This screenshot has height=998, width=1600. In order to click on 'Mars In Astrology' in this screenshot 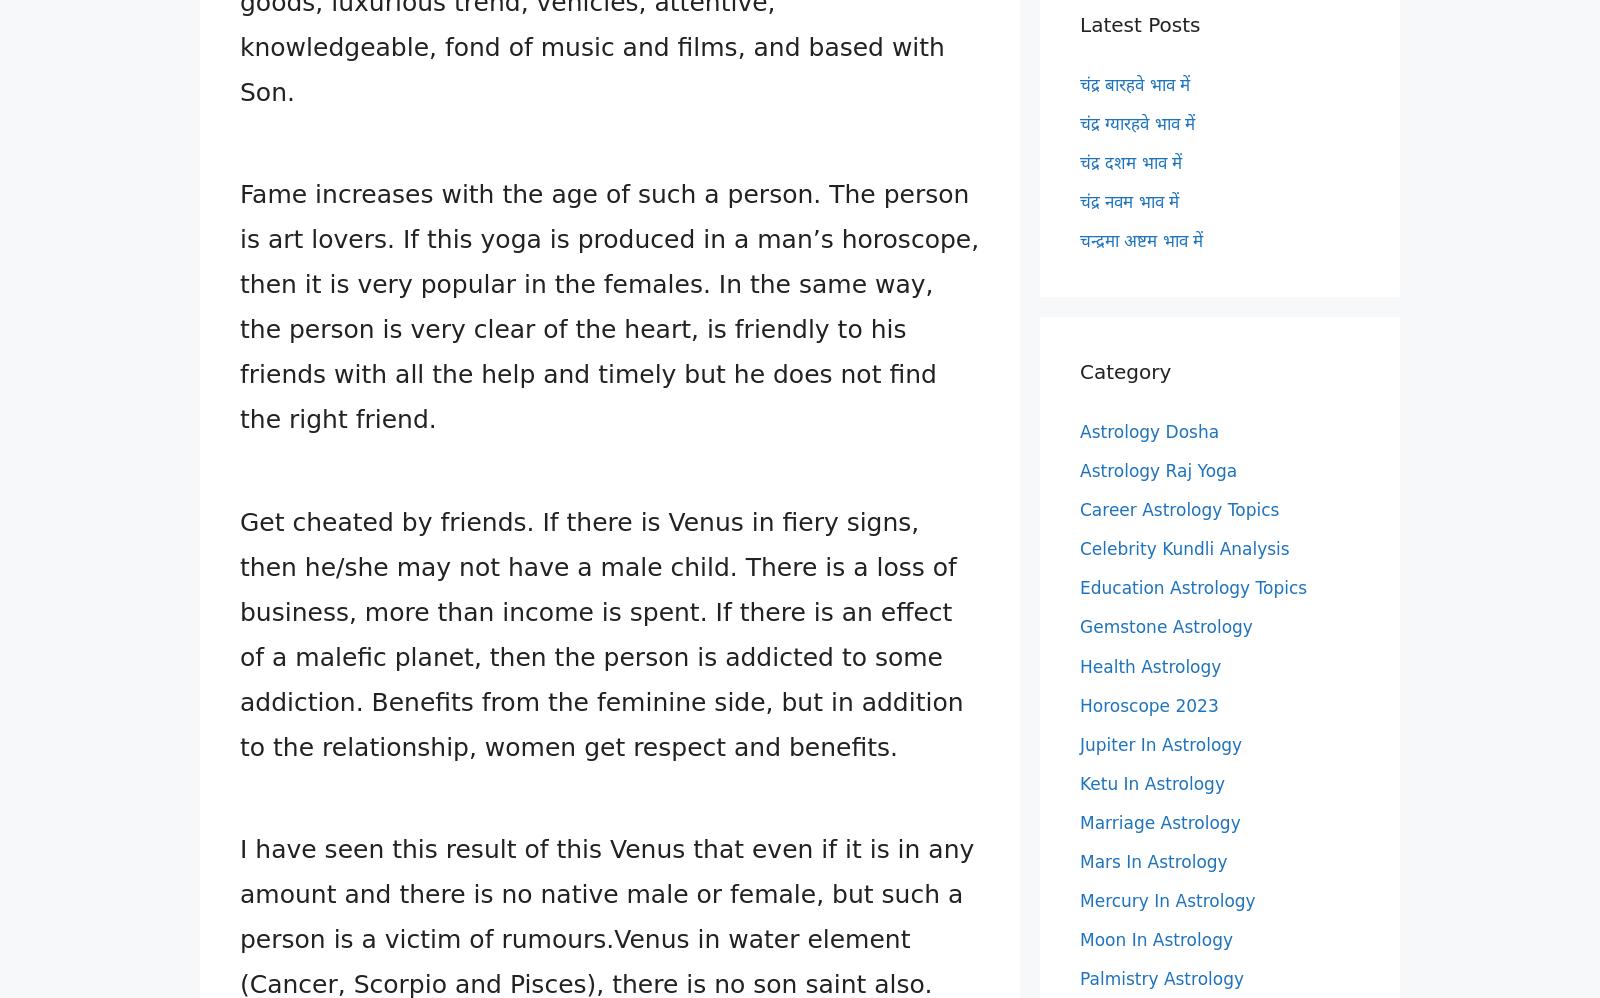, I will do `click(1080, 859)`.